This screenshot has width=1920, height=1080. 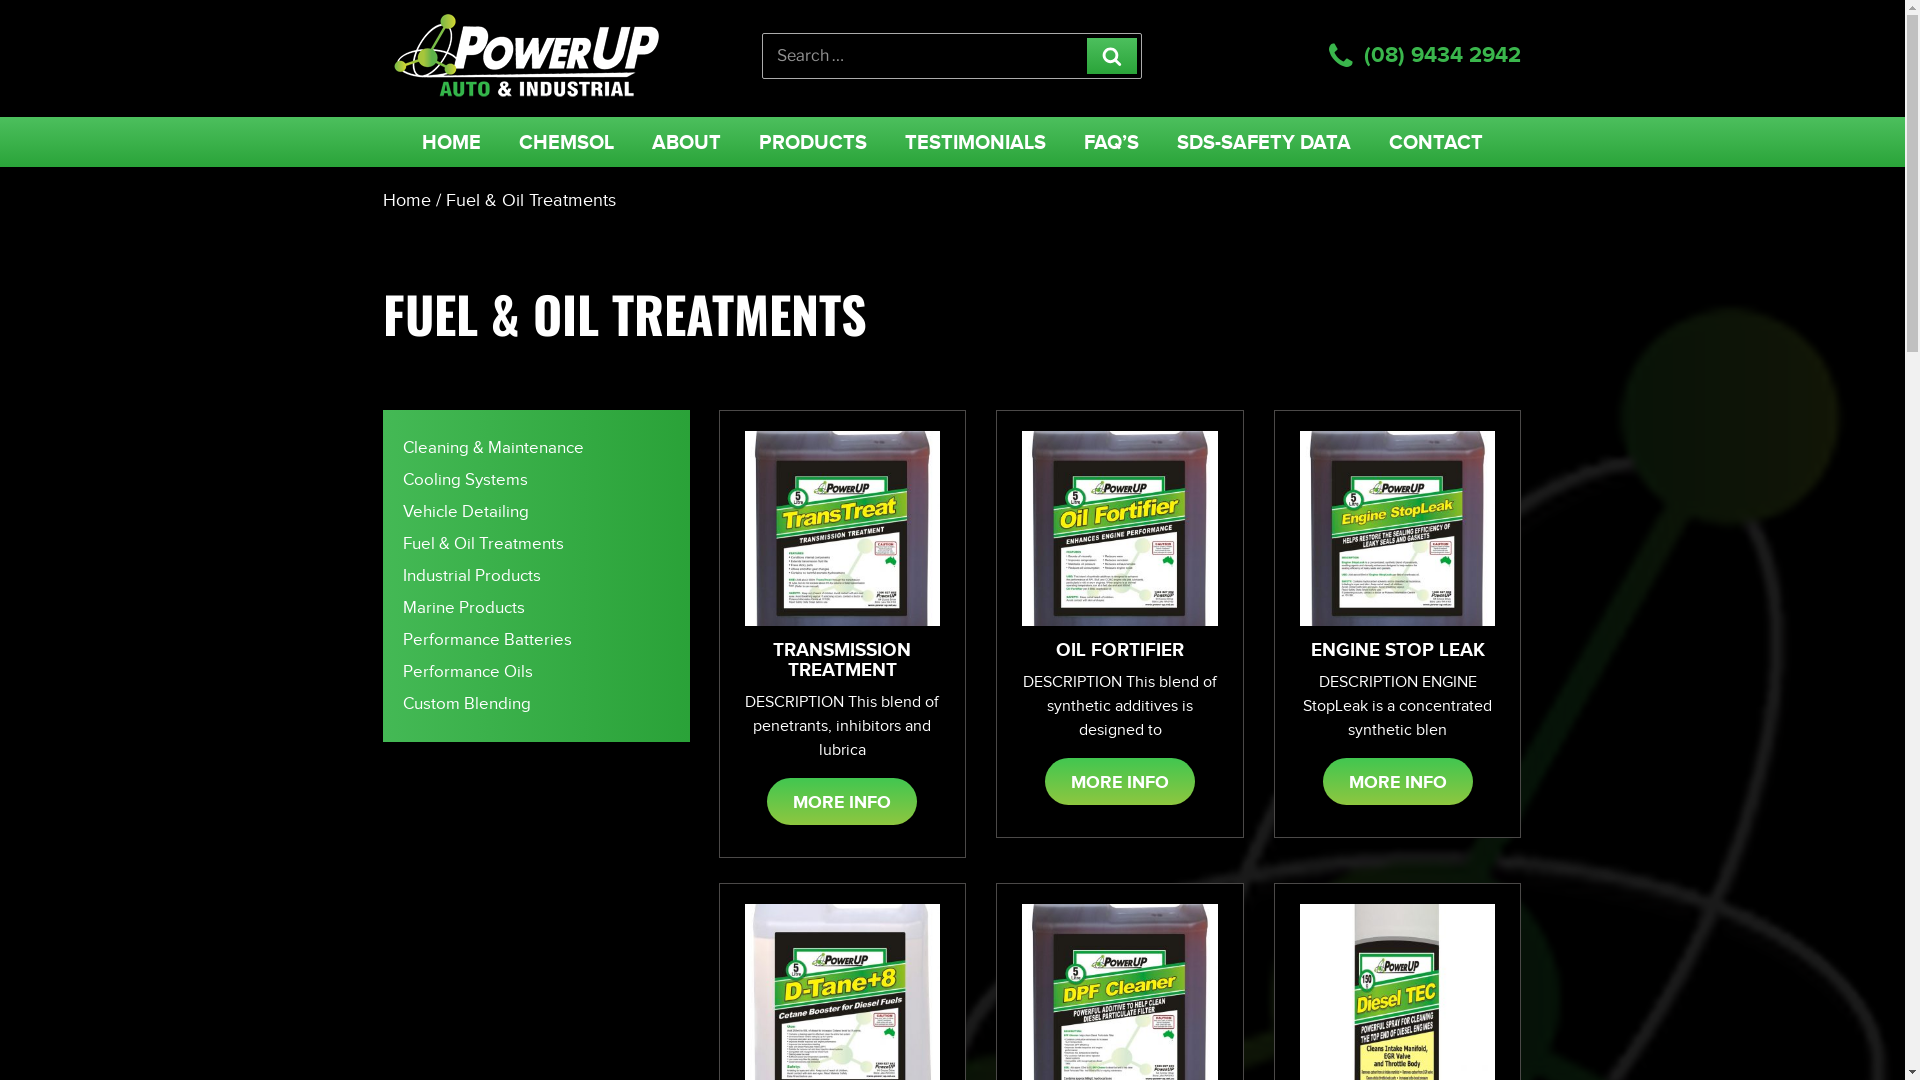 What do you see at coordinates (1442, 55) in the screenshot?
I see `'(08) 9434 2942'` at bounding box center [1442, 55].